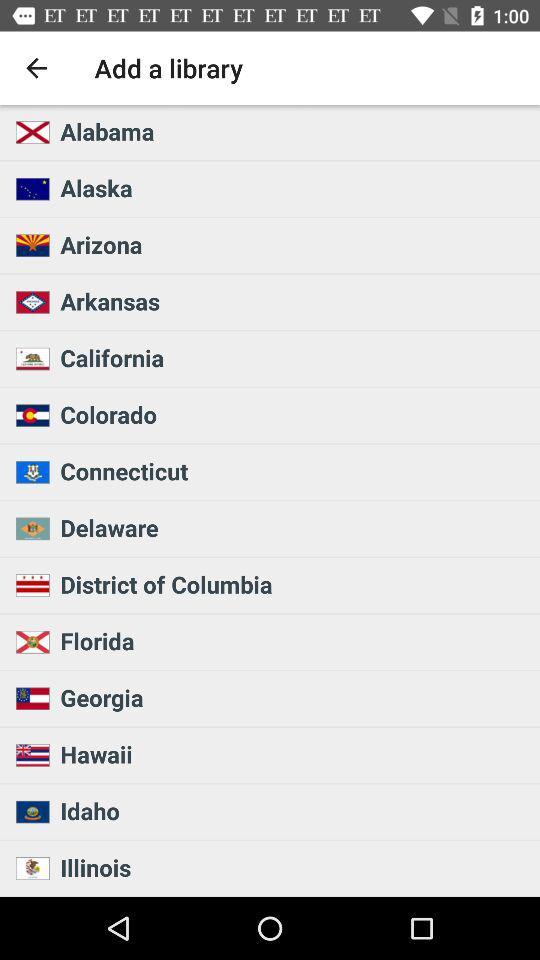 This screenshot has height=960, width=540. What do you see at coordinates (293, 753) in the screenshot?
I see `the item below georgia` at bounding box center [293, 753].